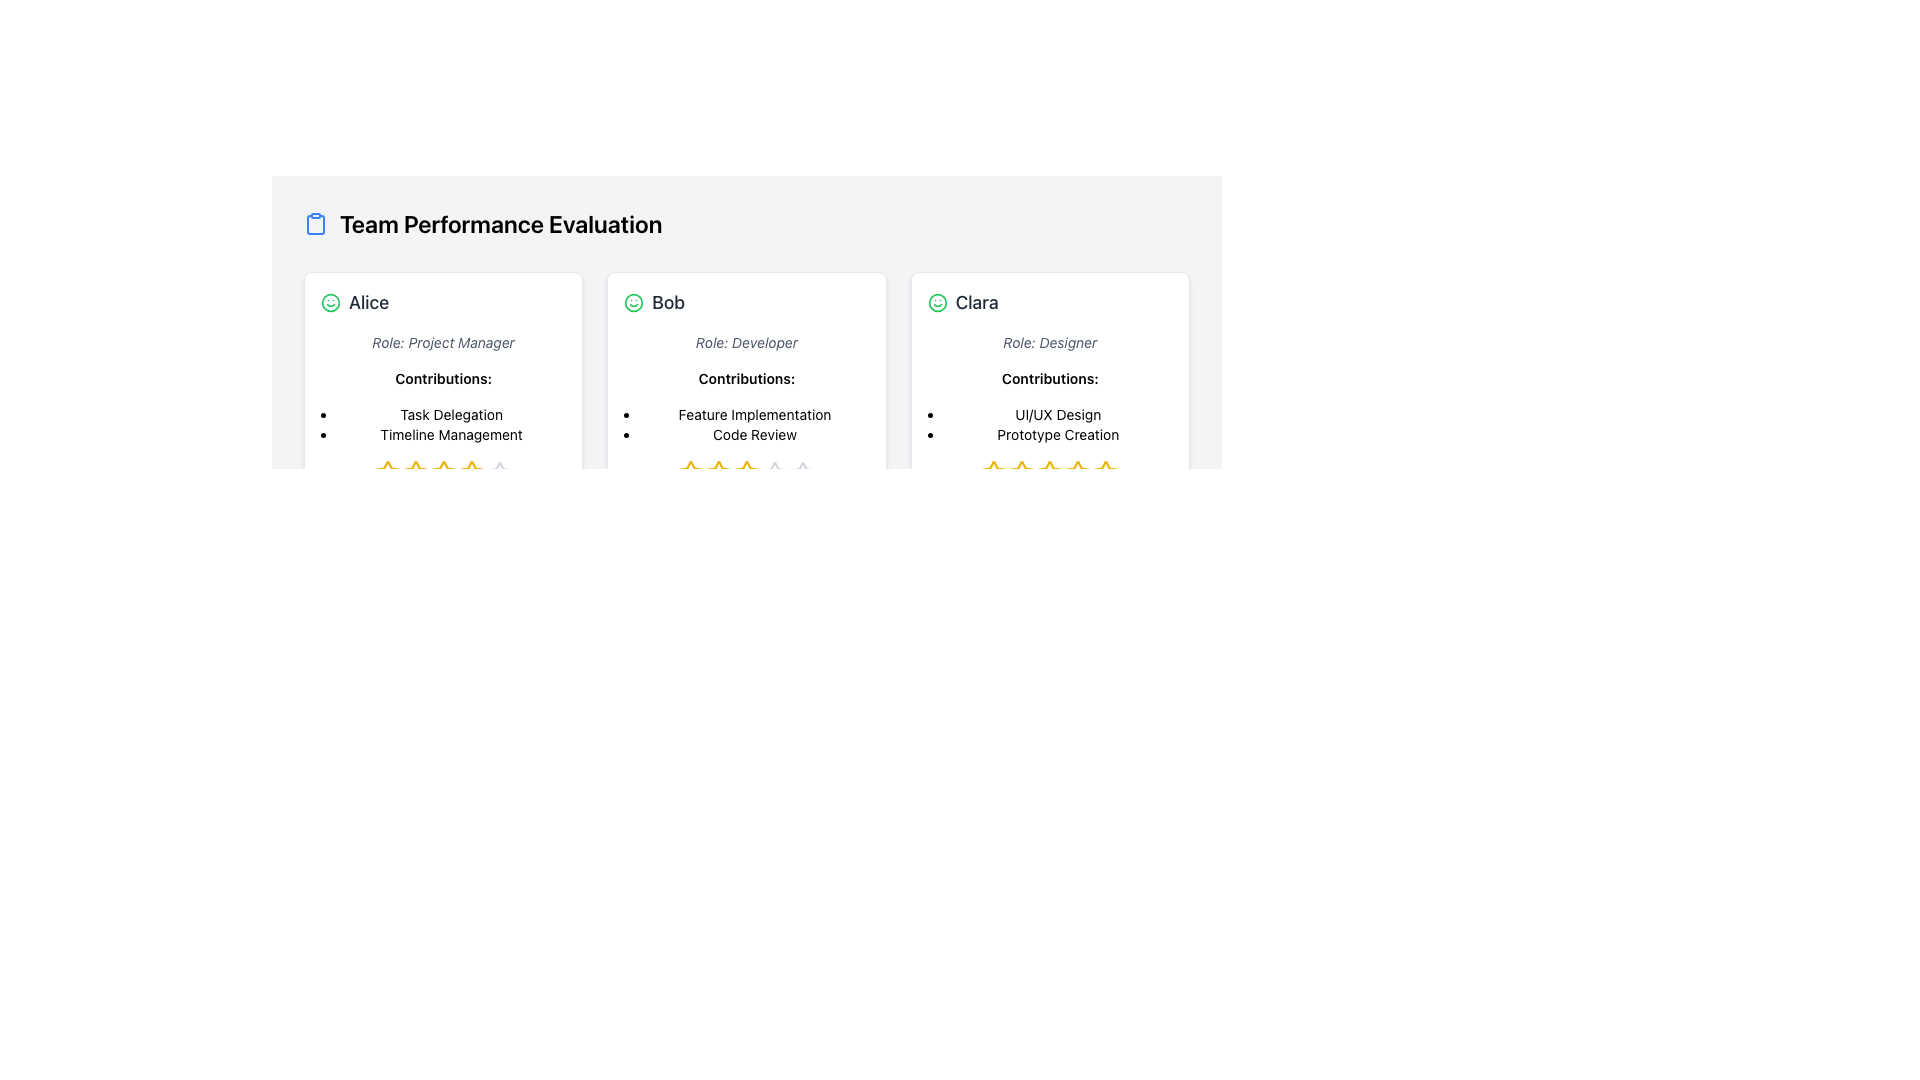  I want to click on the text label that indicates the job role 'Developer' for 'Bob', which is located in the card labeled 'Bob', situated between the name 'Bob' and the 'Contributions:' section, so click(746, 342).